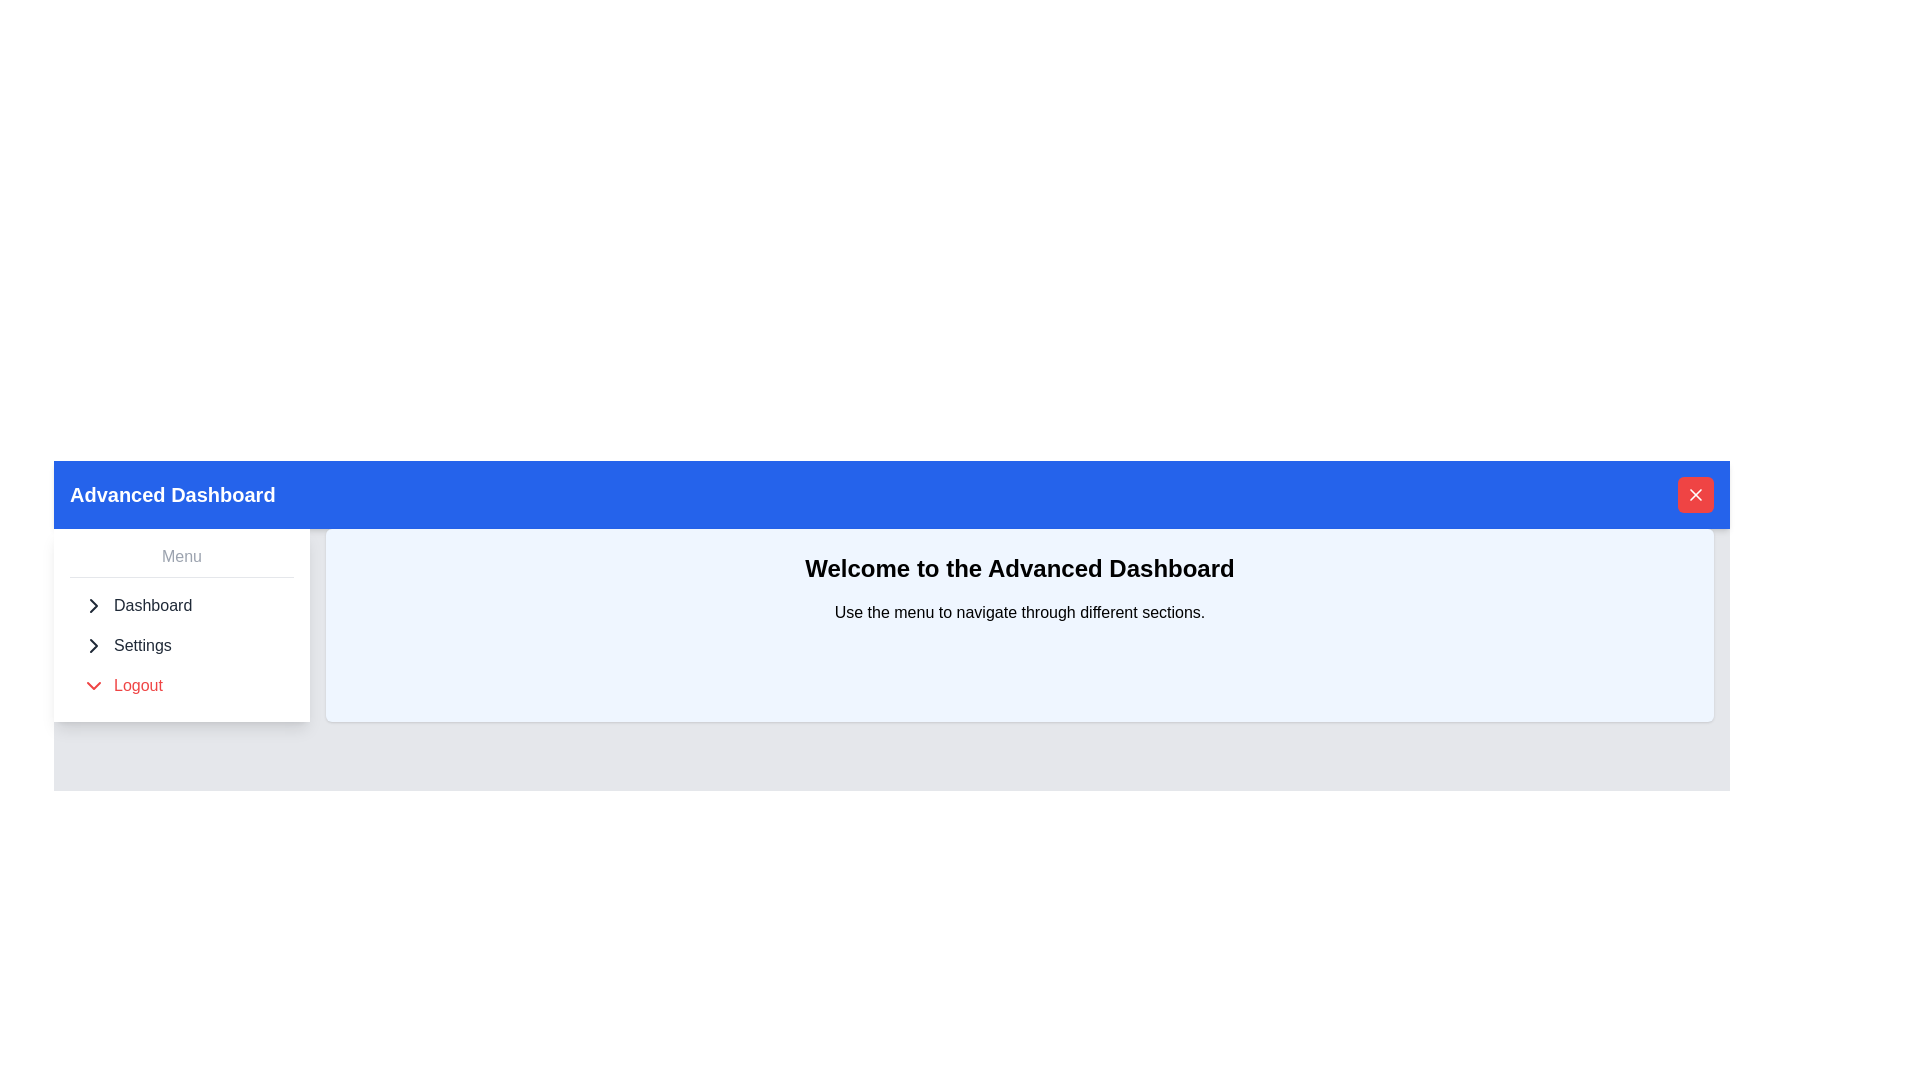  Describe the element at coordinates (182, 645) in the screenshot. I see `the 'Settings' button` at that location.